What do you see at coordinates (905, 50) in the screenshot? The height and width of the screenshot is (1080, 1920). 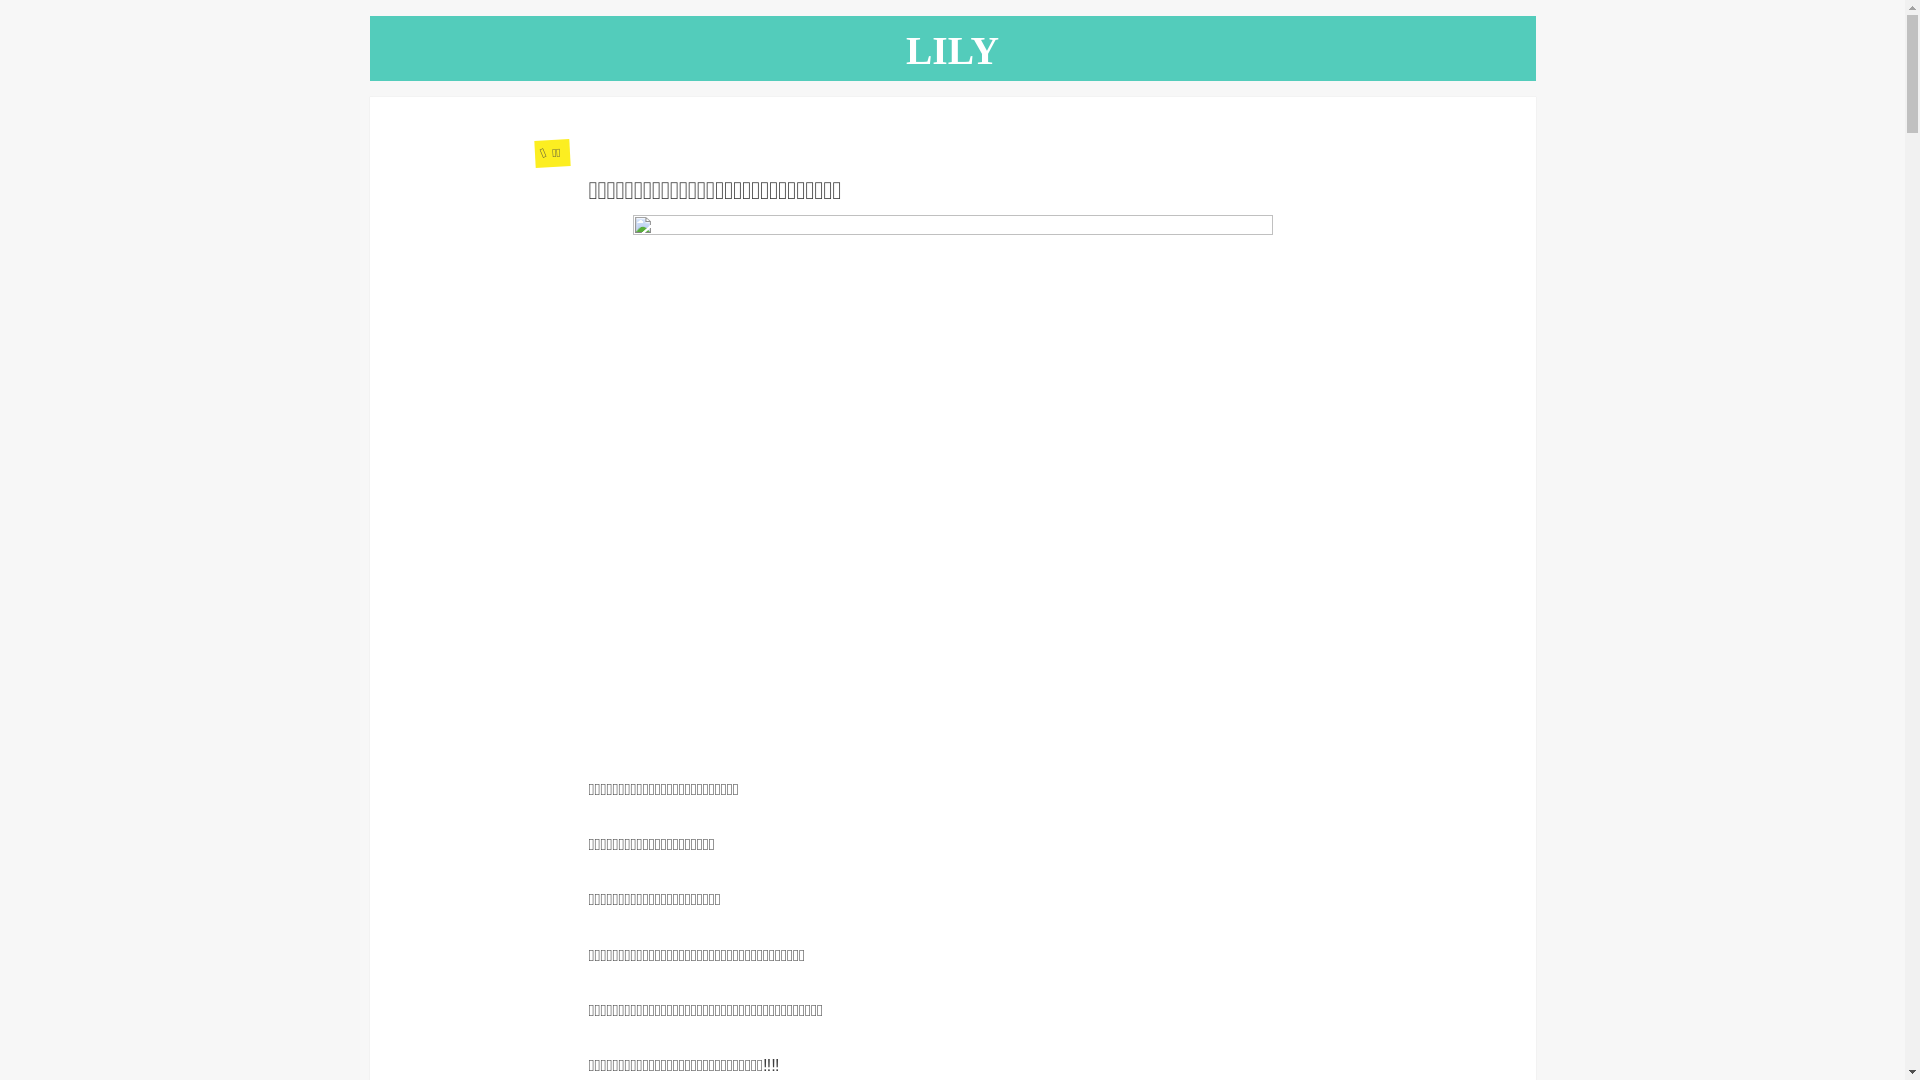 I see `'LILY'` at bounding box center [905, 50].